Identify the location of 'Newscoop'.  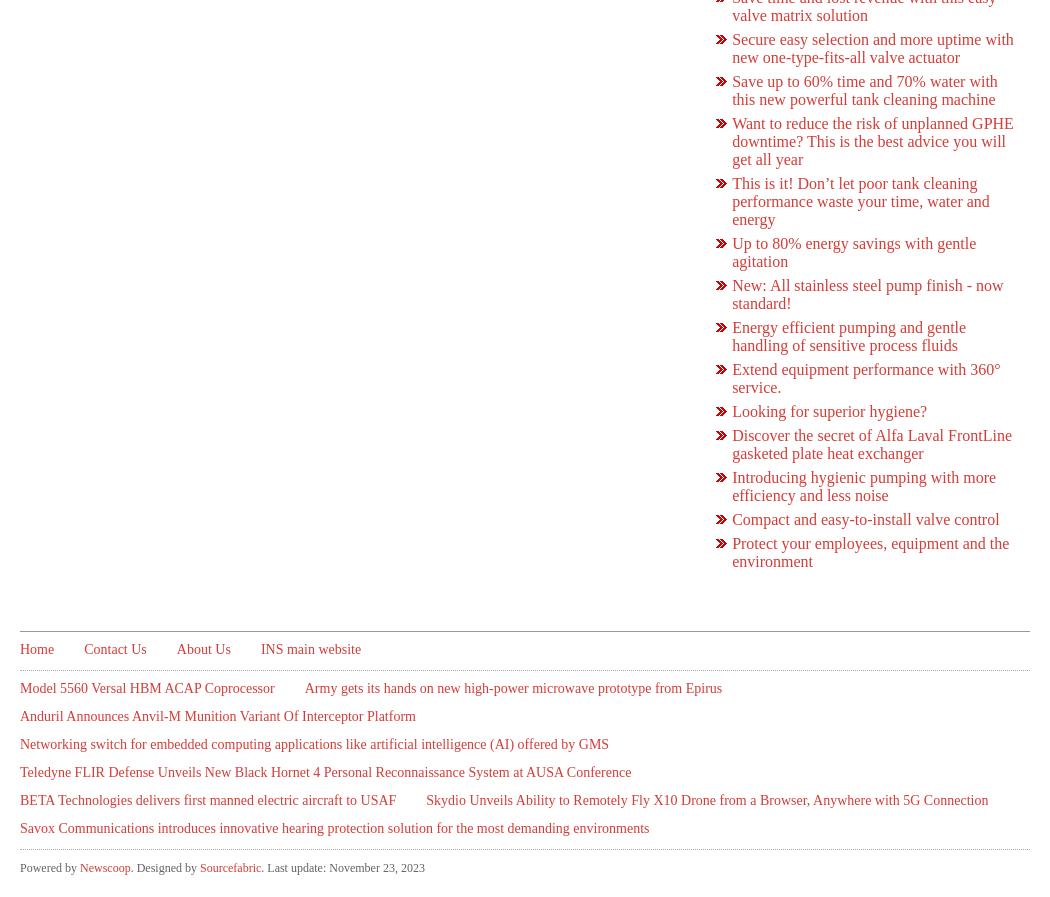
(105, 868).